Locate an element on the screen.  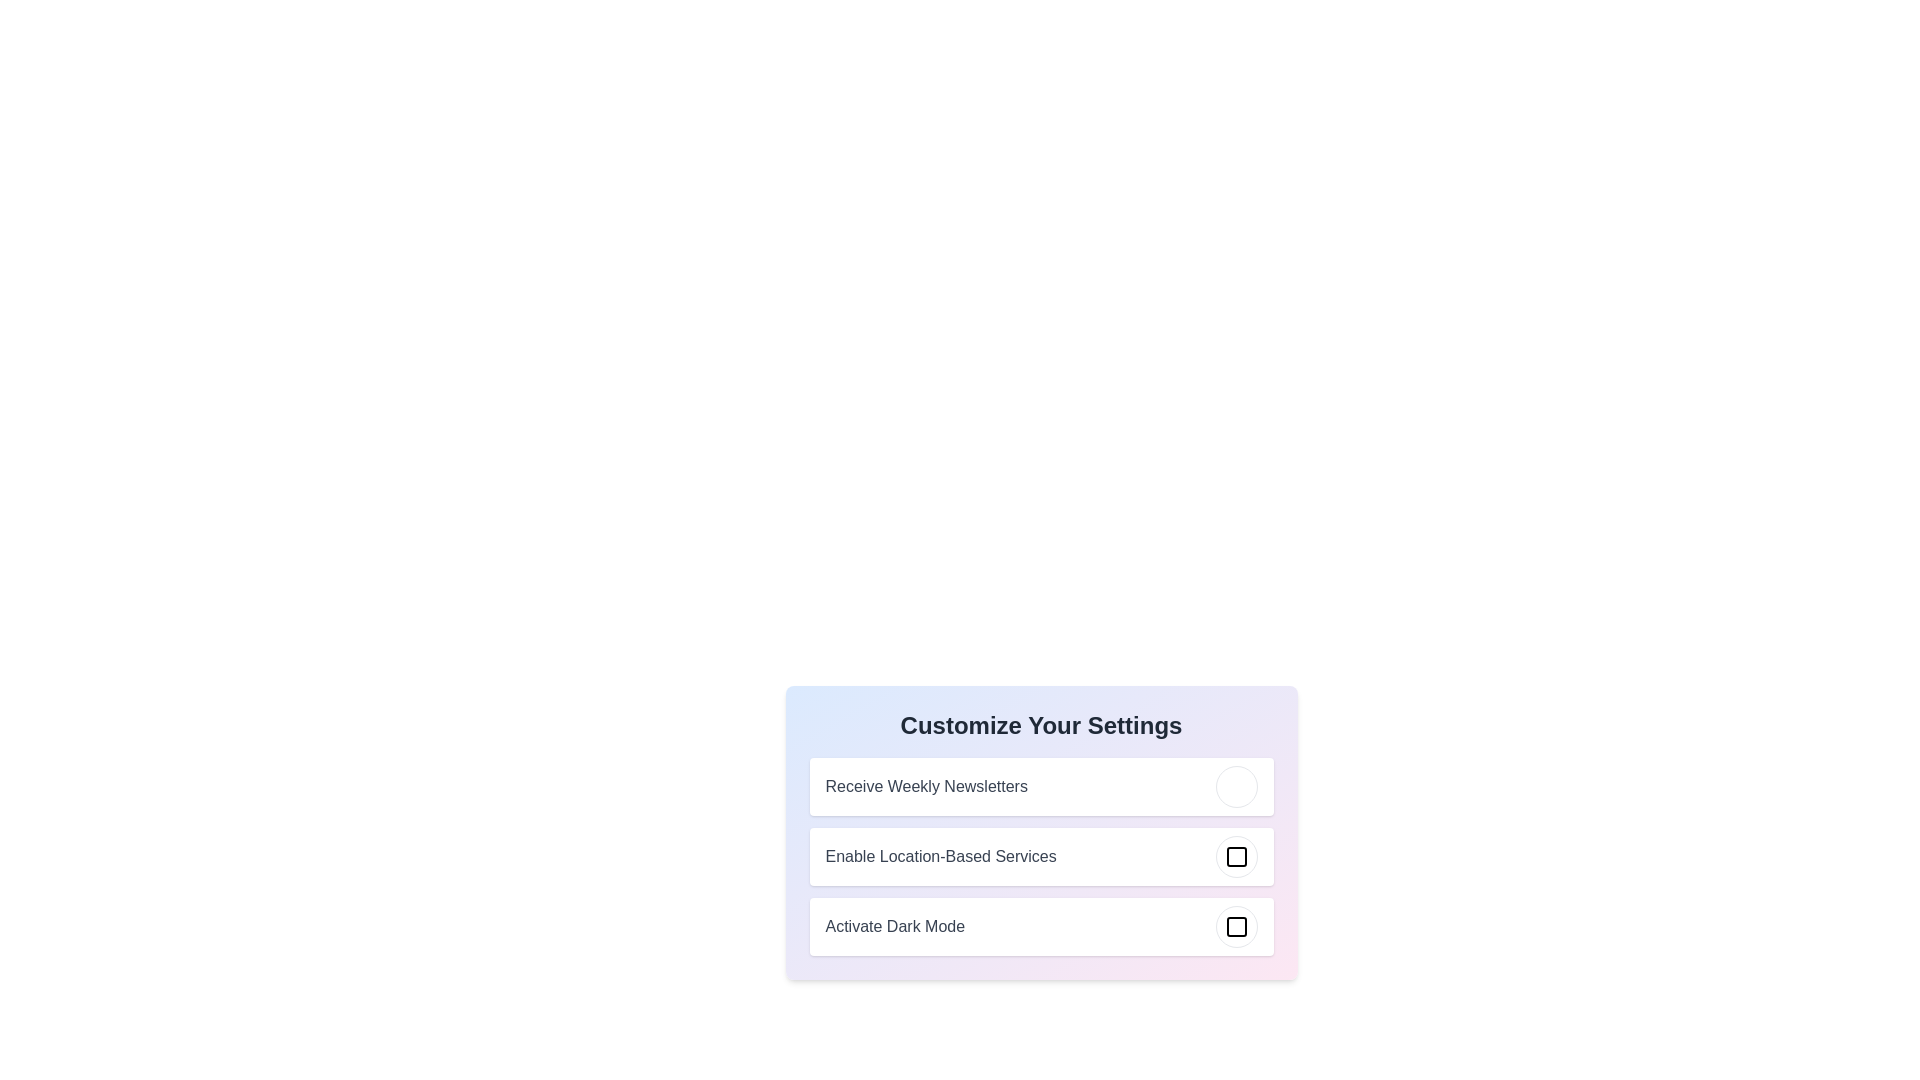
the checkbox located to the right of the 'Activate Dark Mode' text is located at coordinates (1235, 926).